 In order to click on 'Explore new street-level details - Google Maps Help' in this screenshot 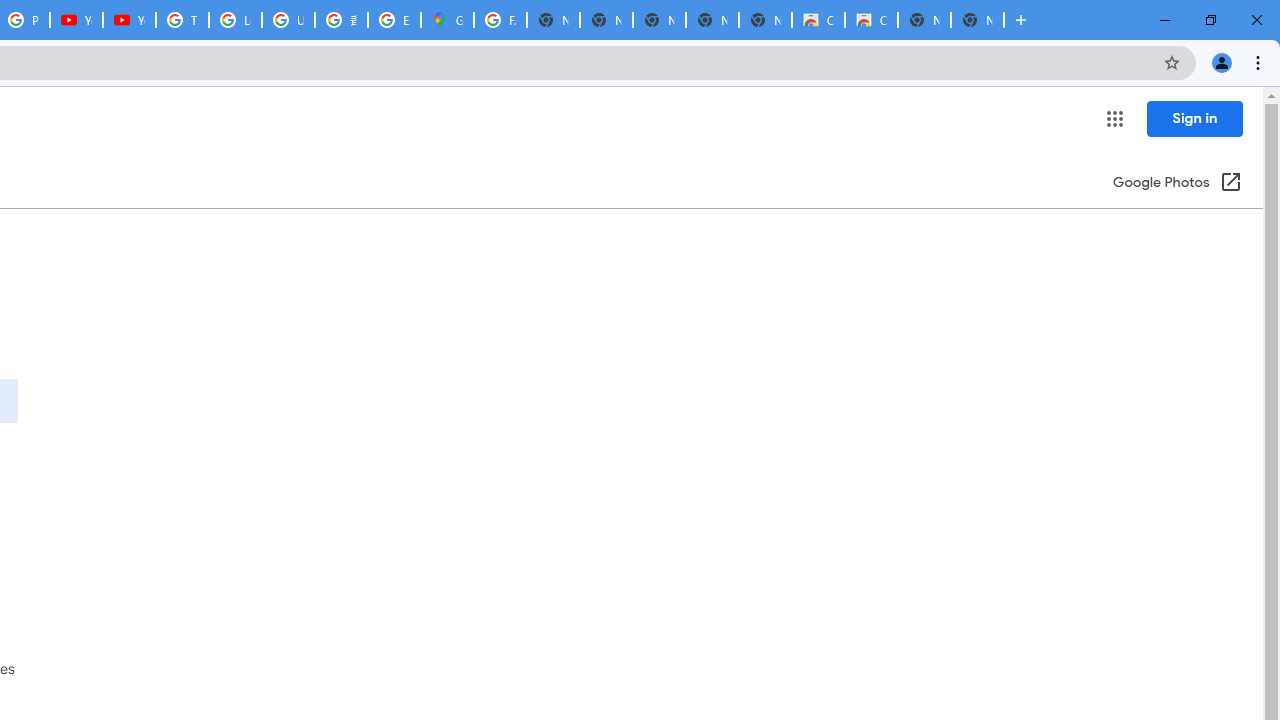, I will do `click(394, 20)`.